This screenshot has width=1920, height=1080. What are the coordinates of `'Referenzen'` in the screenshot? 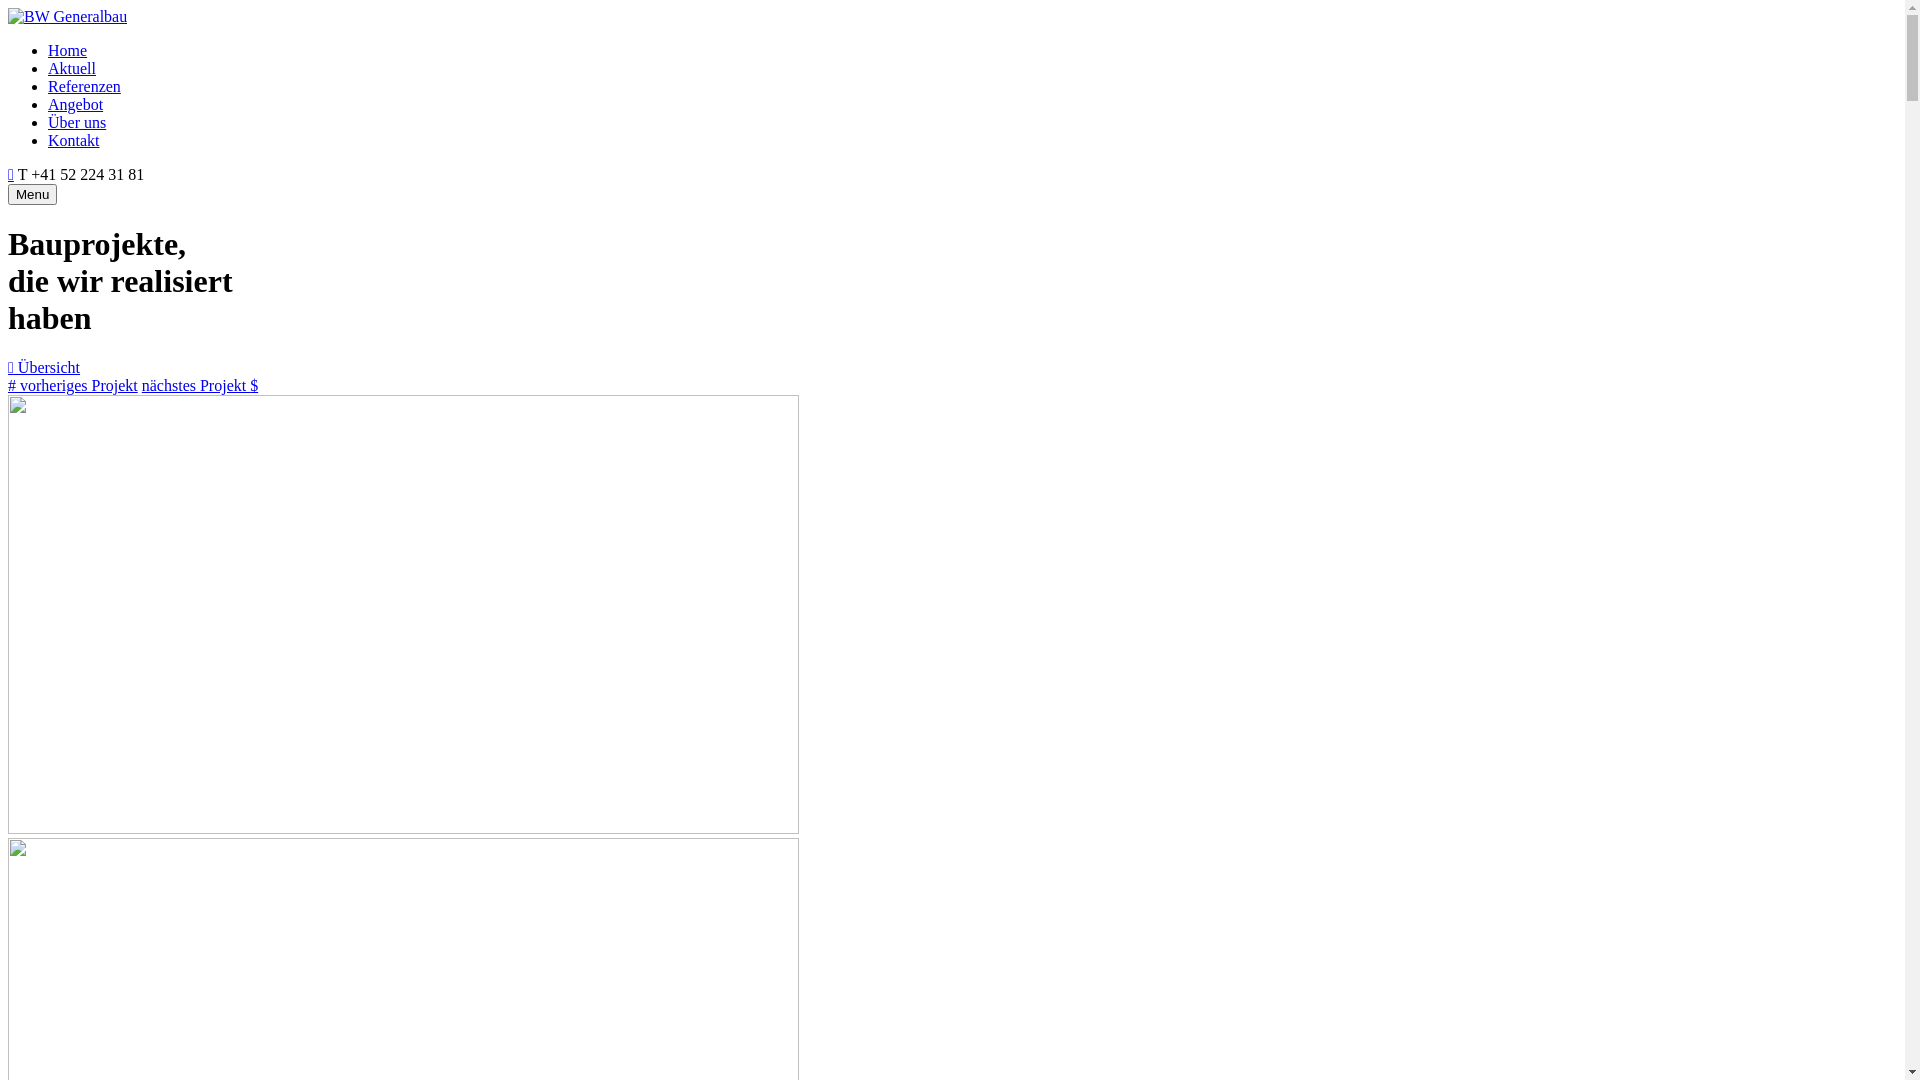 It's located at (83, 85).